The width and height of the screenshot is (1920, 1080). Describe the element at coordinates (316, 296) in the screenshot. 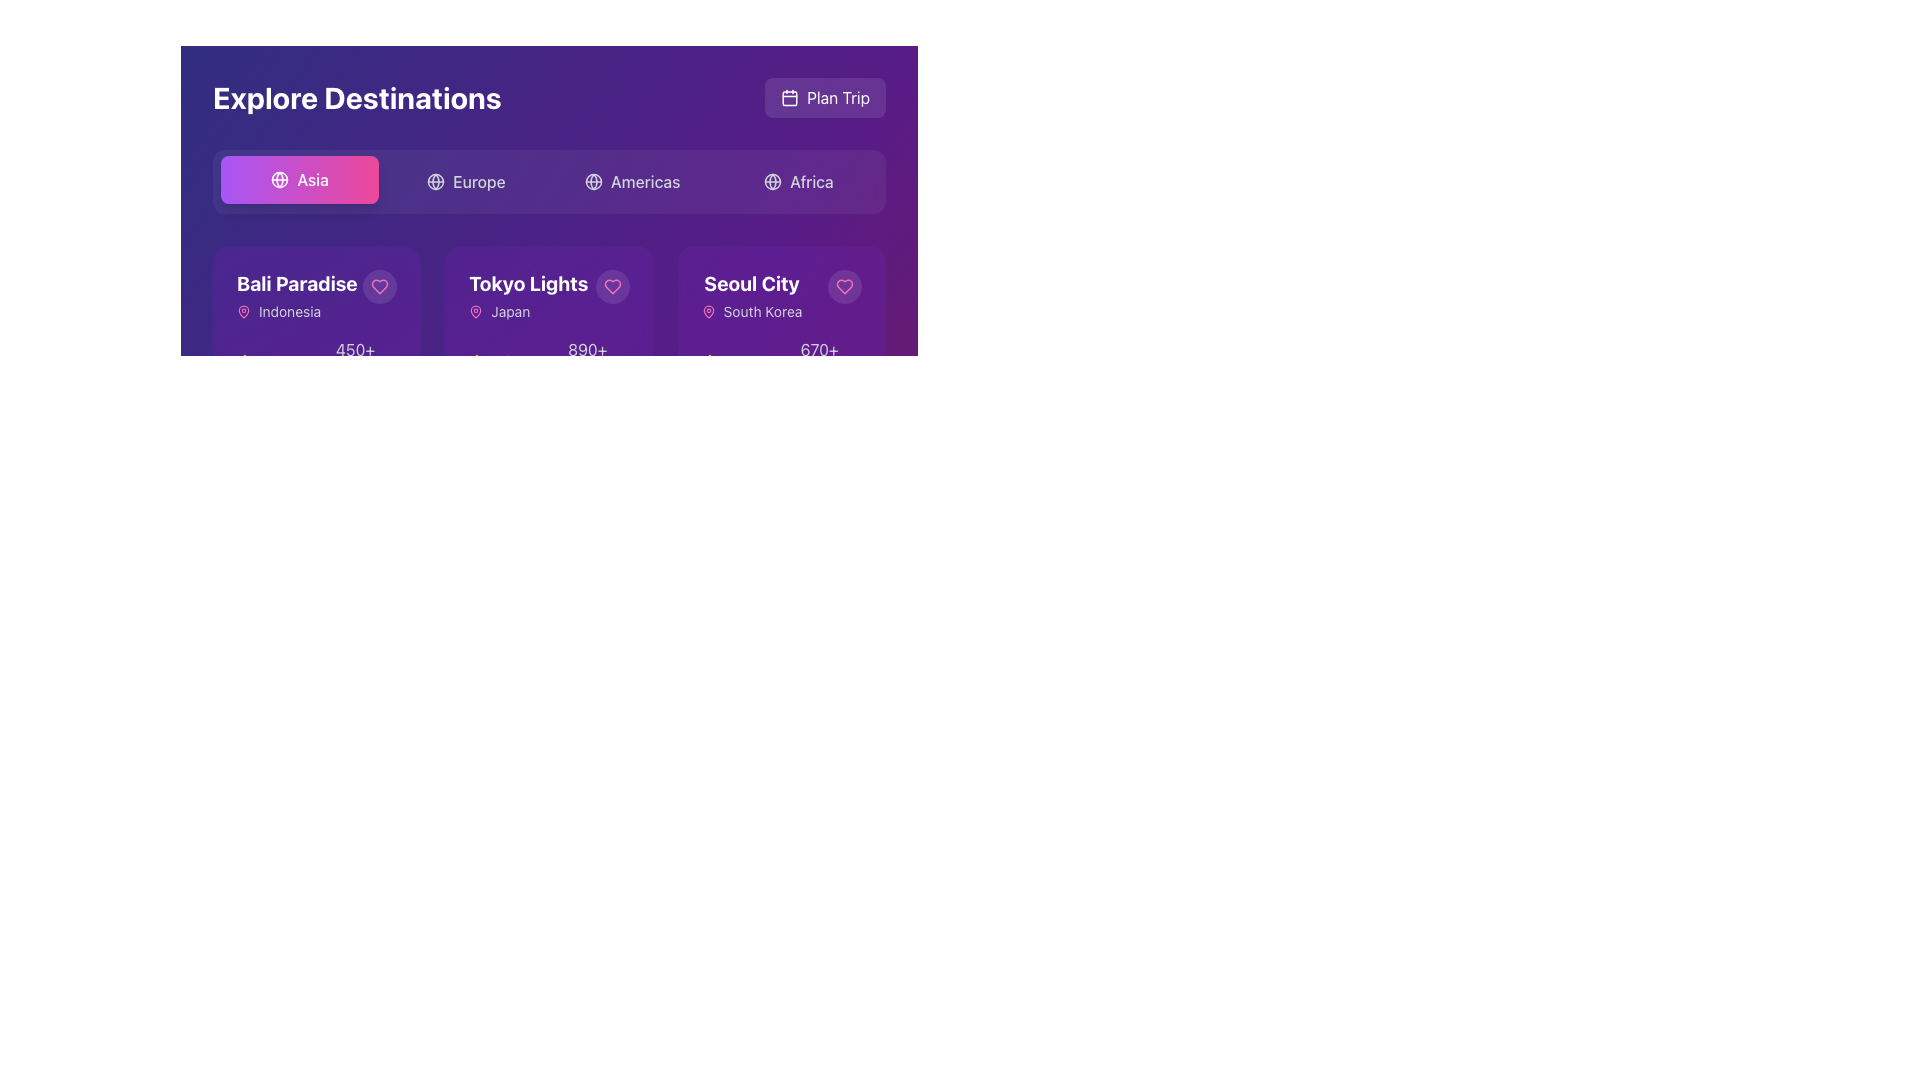

I see `the heart icon located in the top-left of the travel interface, under the 'Asia' tab, to like the destination` at that location.